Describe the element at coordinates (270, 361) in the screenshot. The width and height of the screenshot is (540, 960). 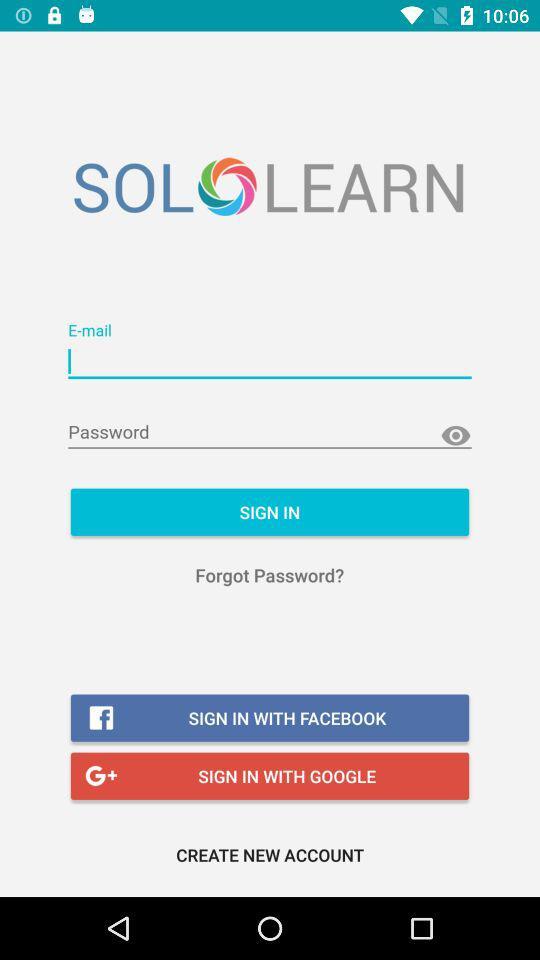
I see `input email address` at that location.